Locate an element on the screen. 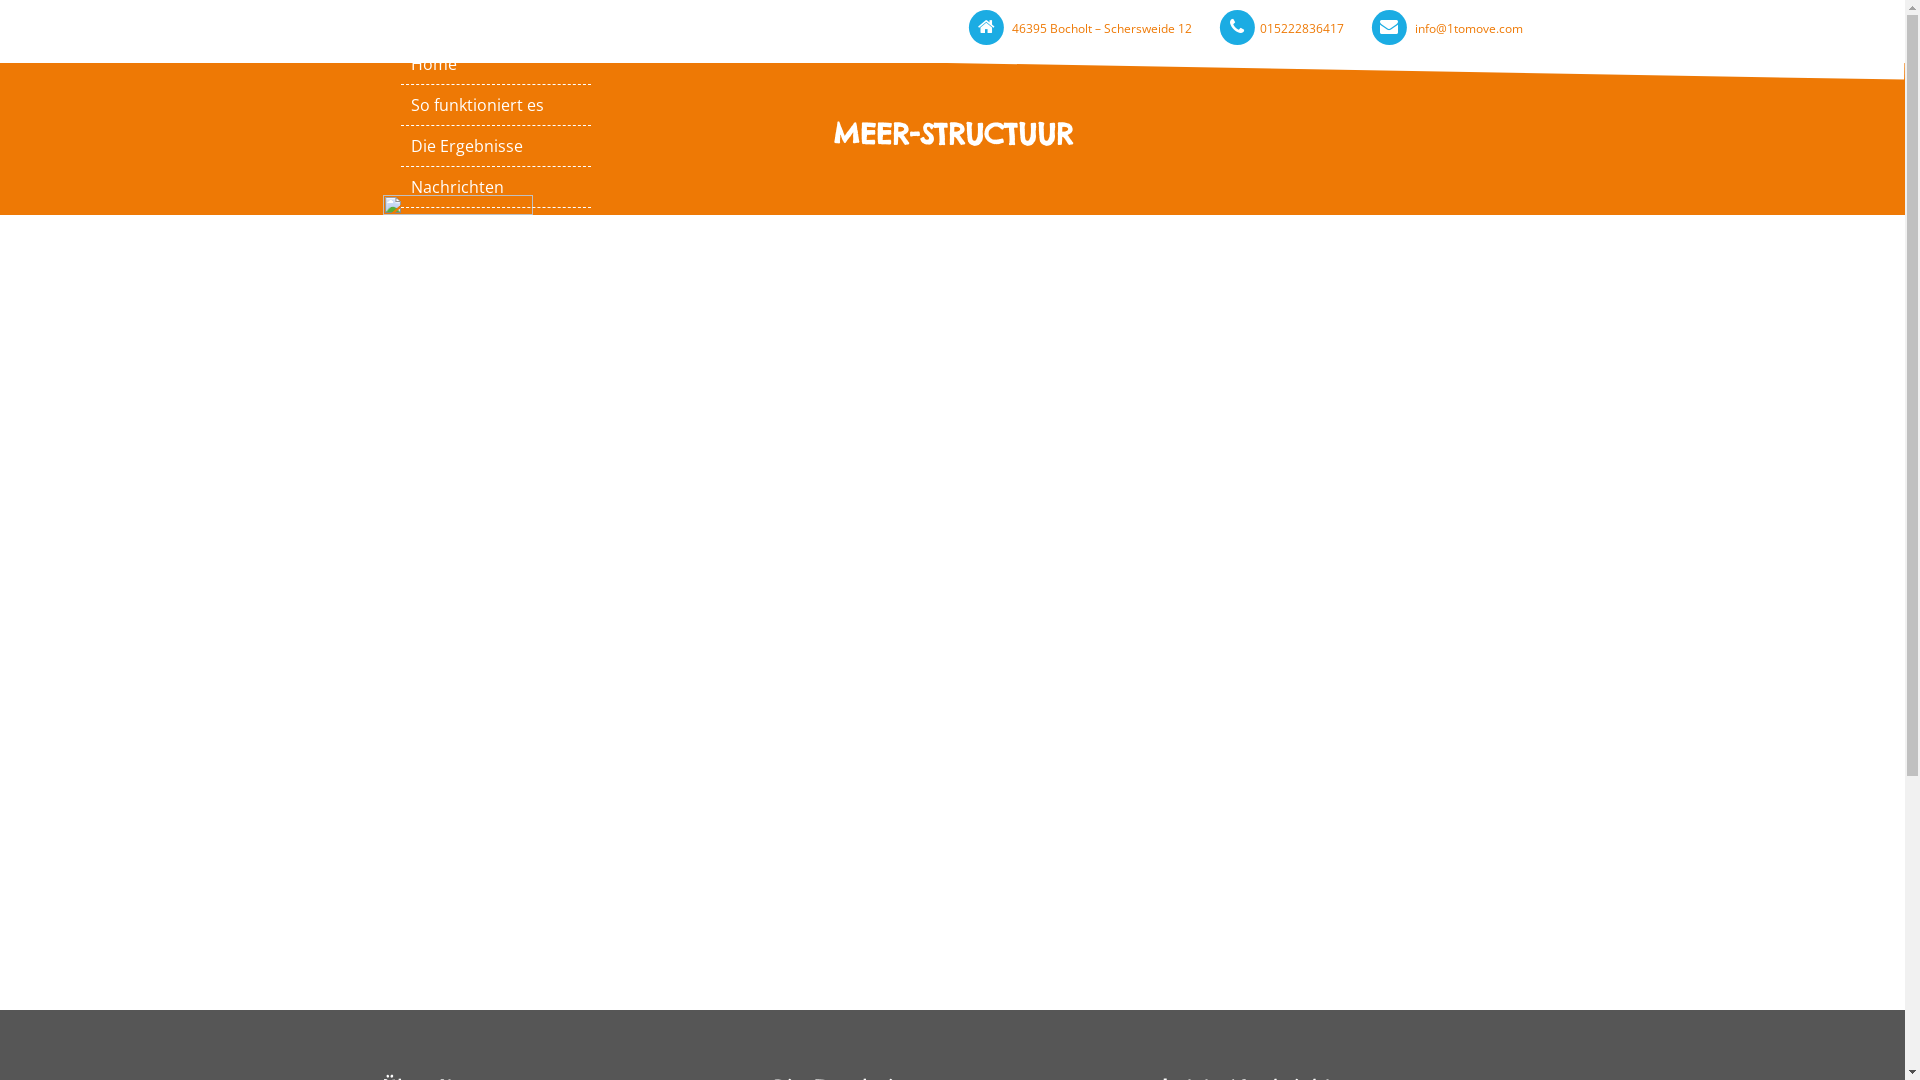  'Nachrichten' is located at coordinates (495, 186).